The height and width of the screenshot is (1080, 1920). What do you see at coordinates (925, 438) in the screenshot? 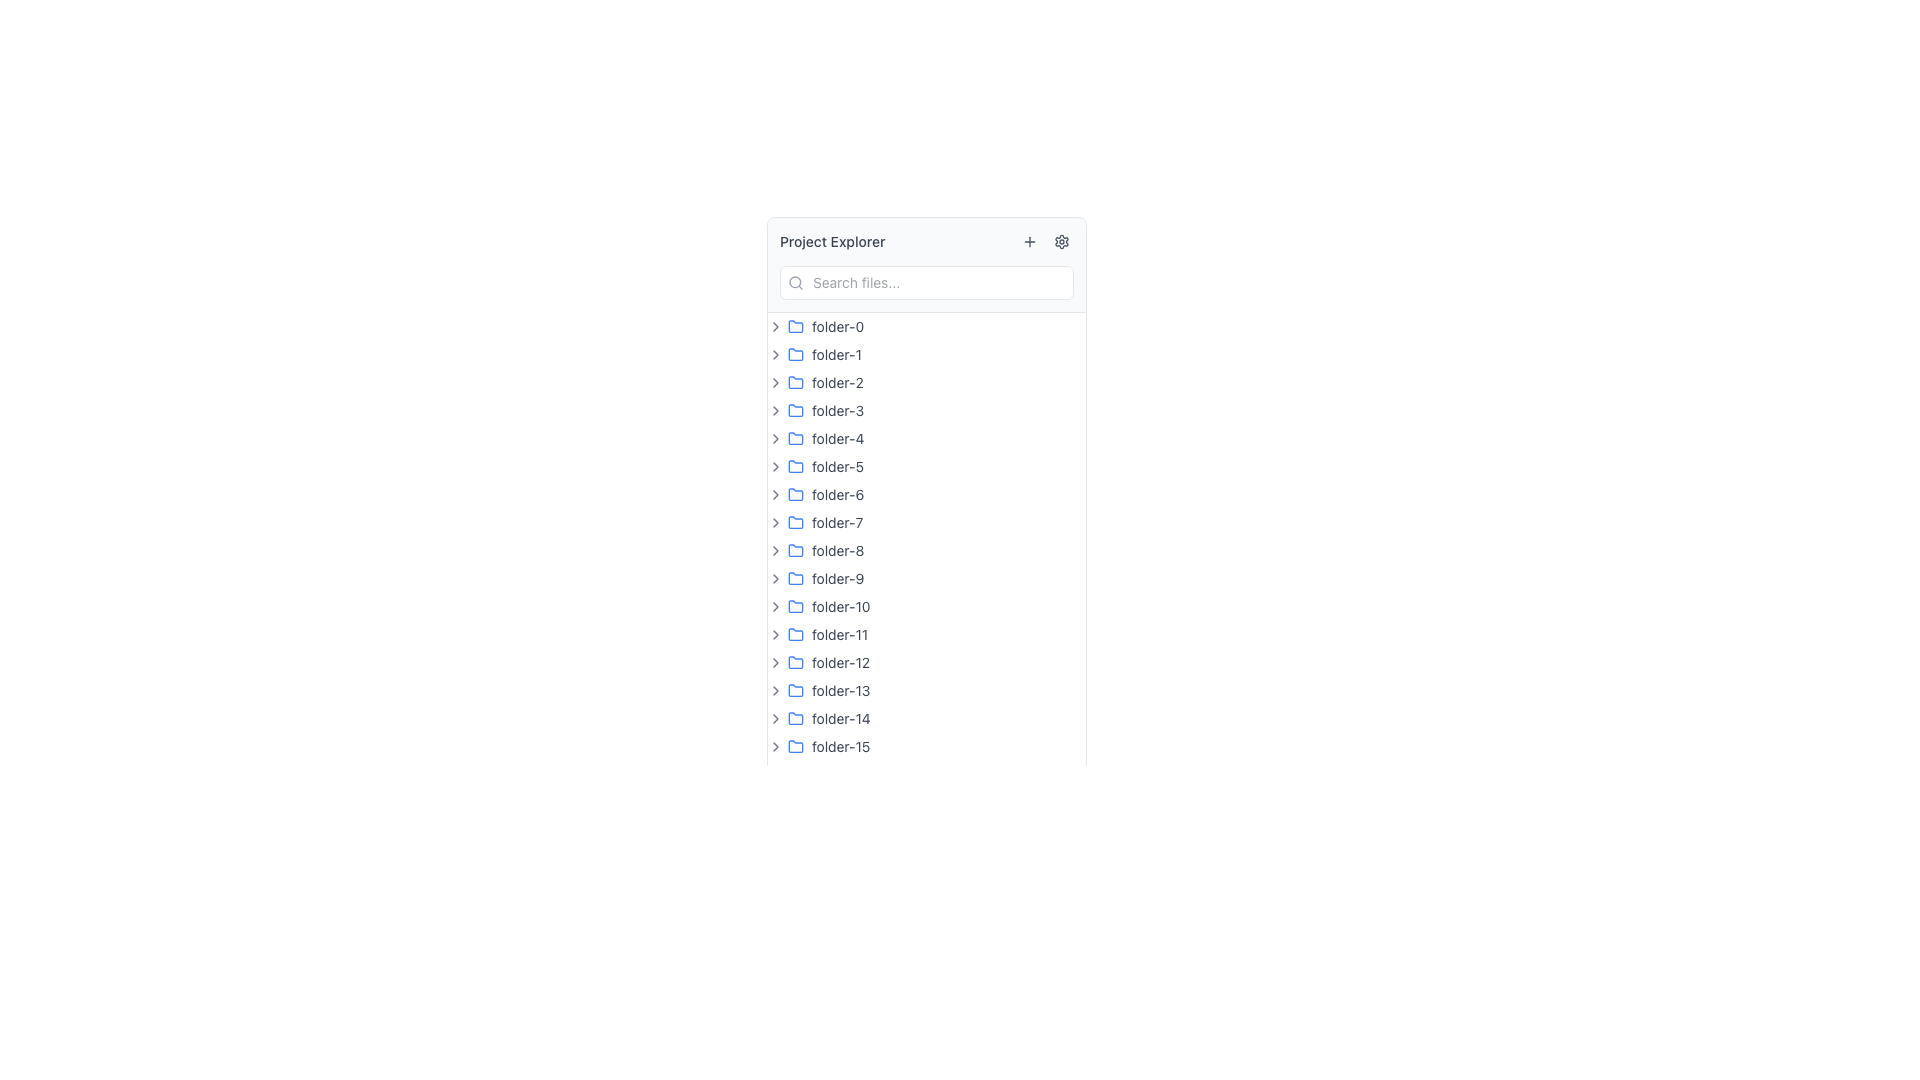
I see `the folder named 'folder-4' in the project explorer sidebar` at bounding box center [925, 438].